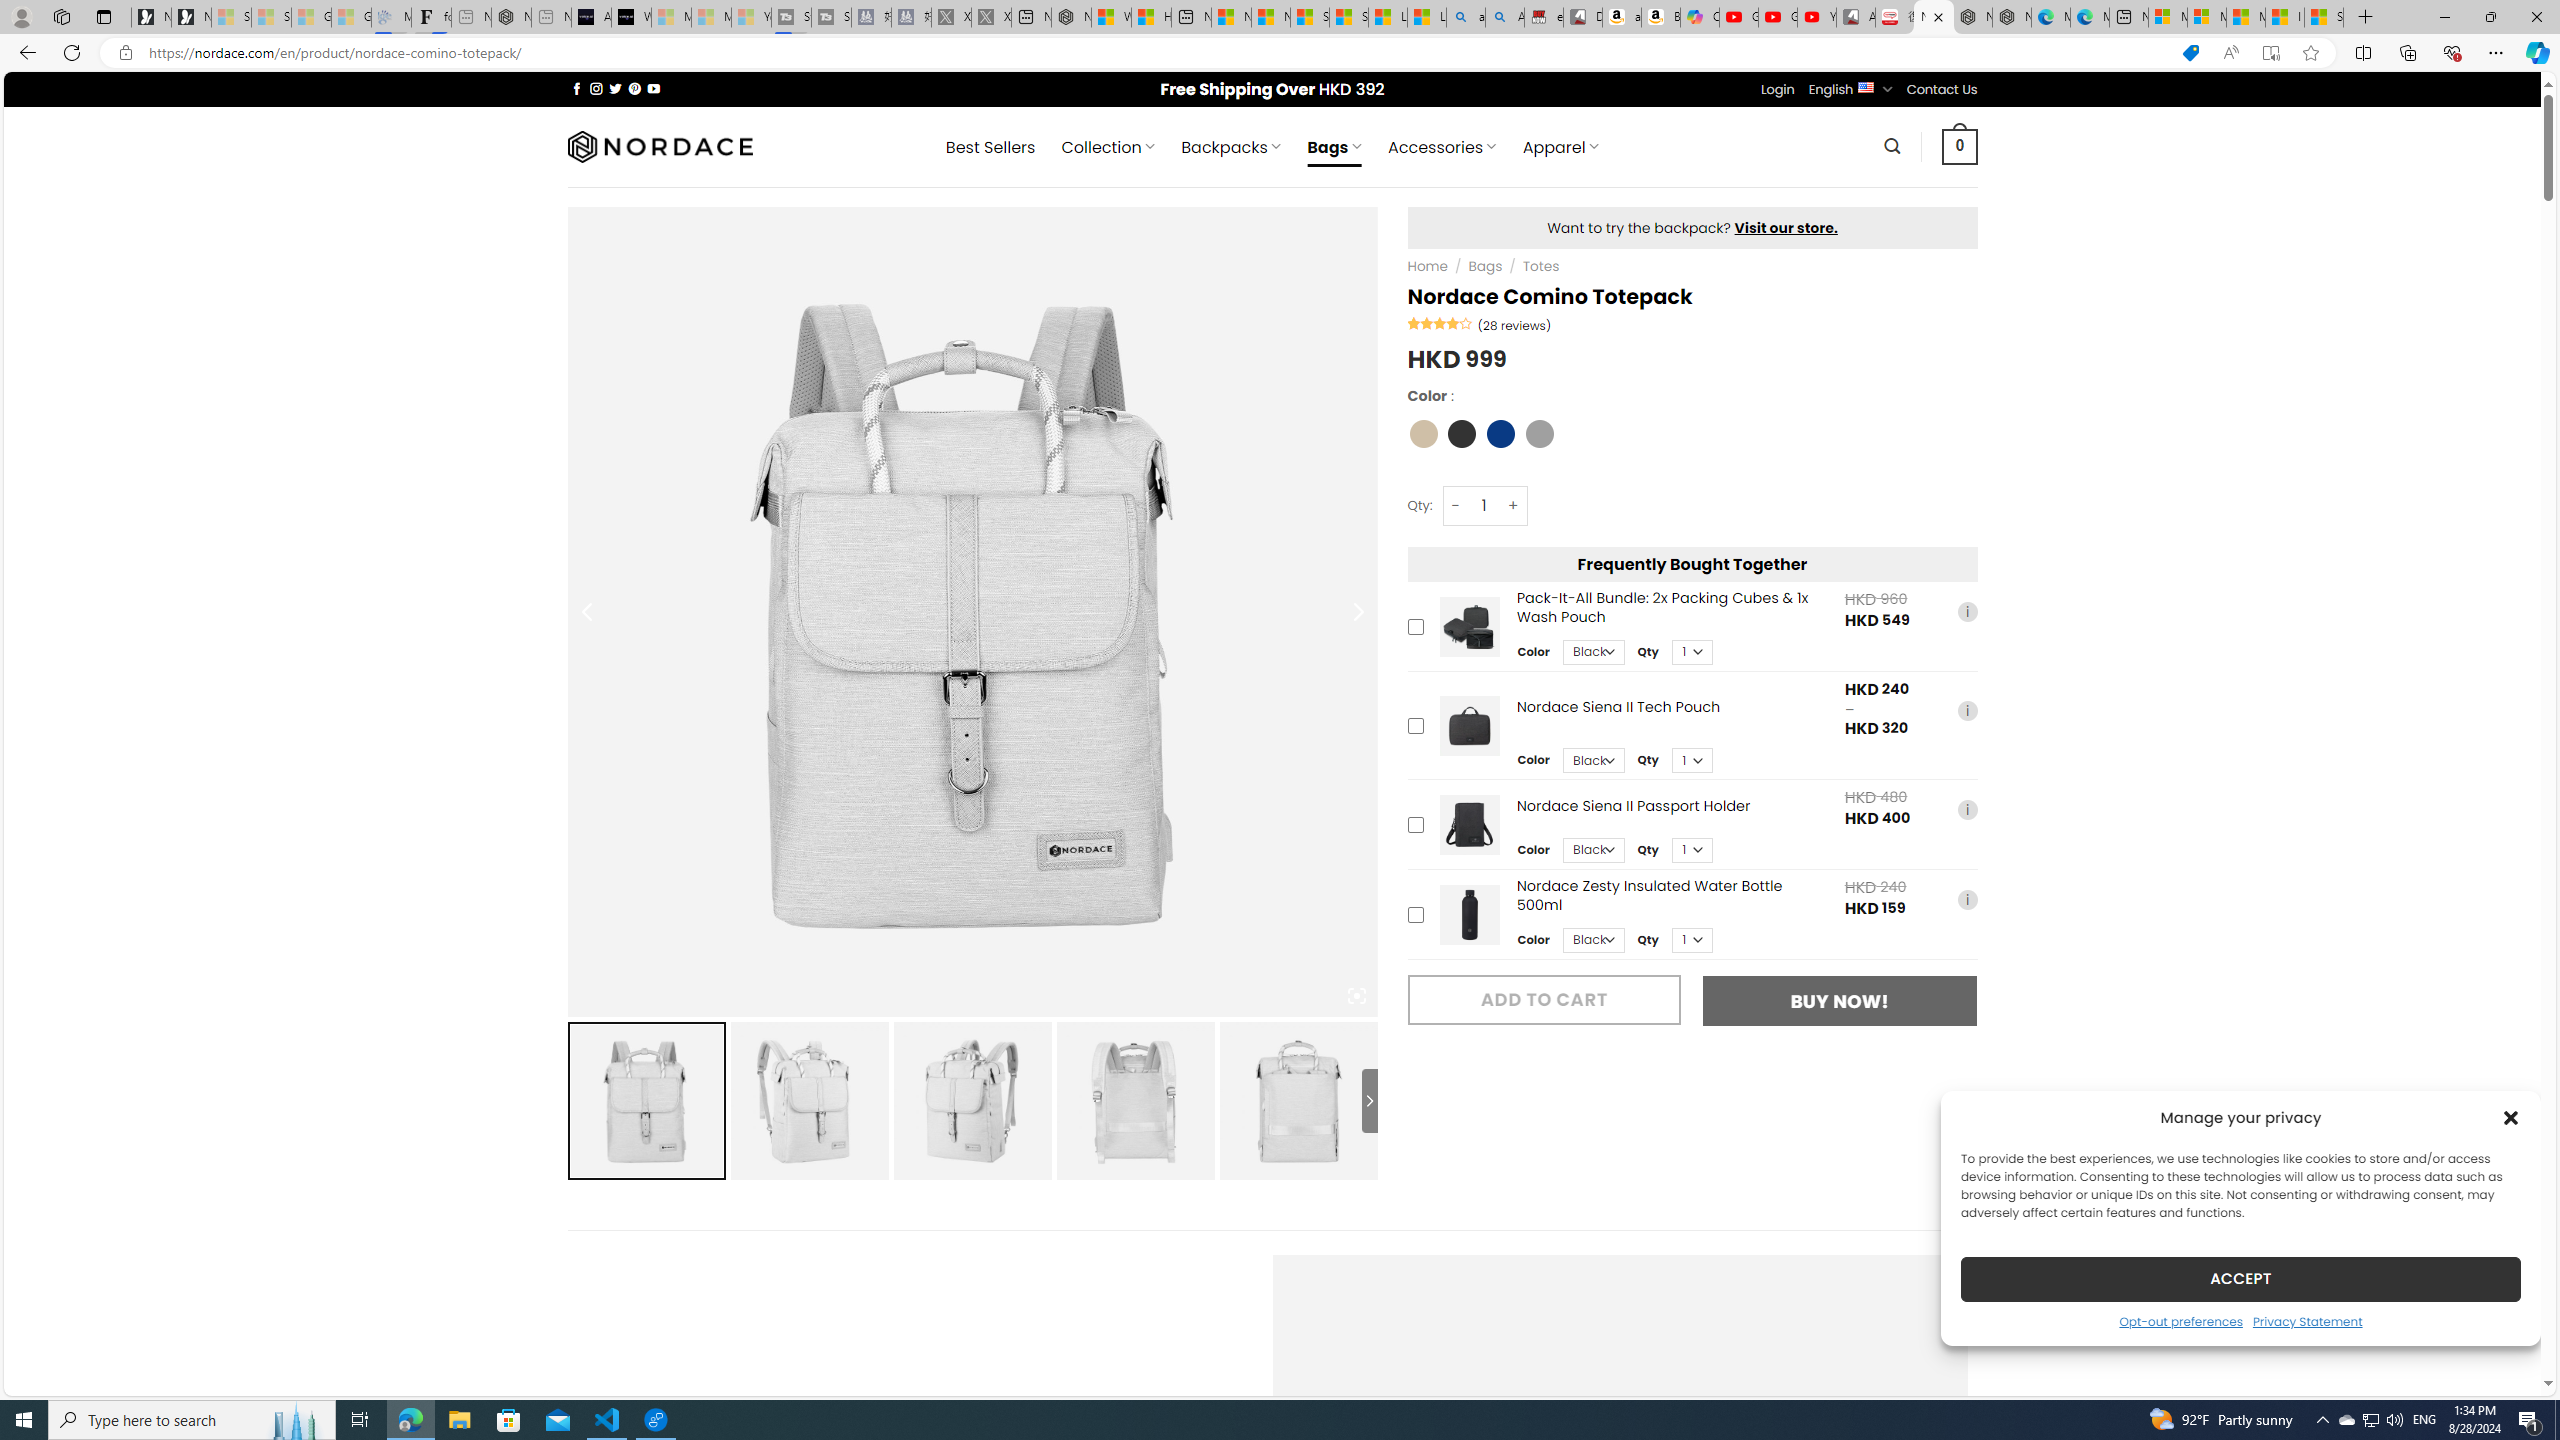  I want to click on 'Opt-out preferences', so click(2180, 1320).